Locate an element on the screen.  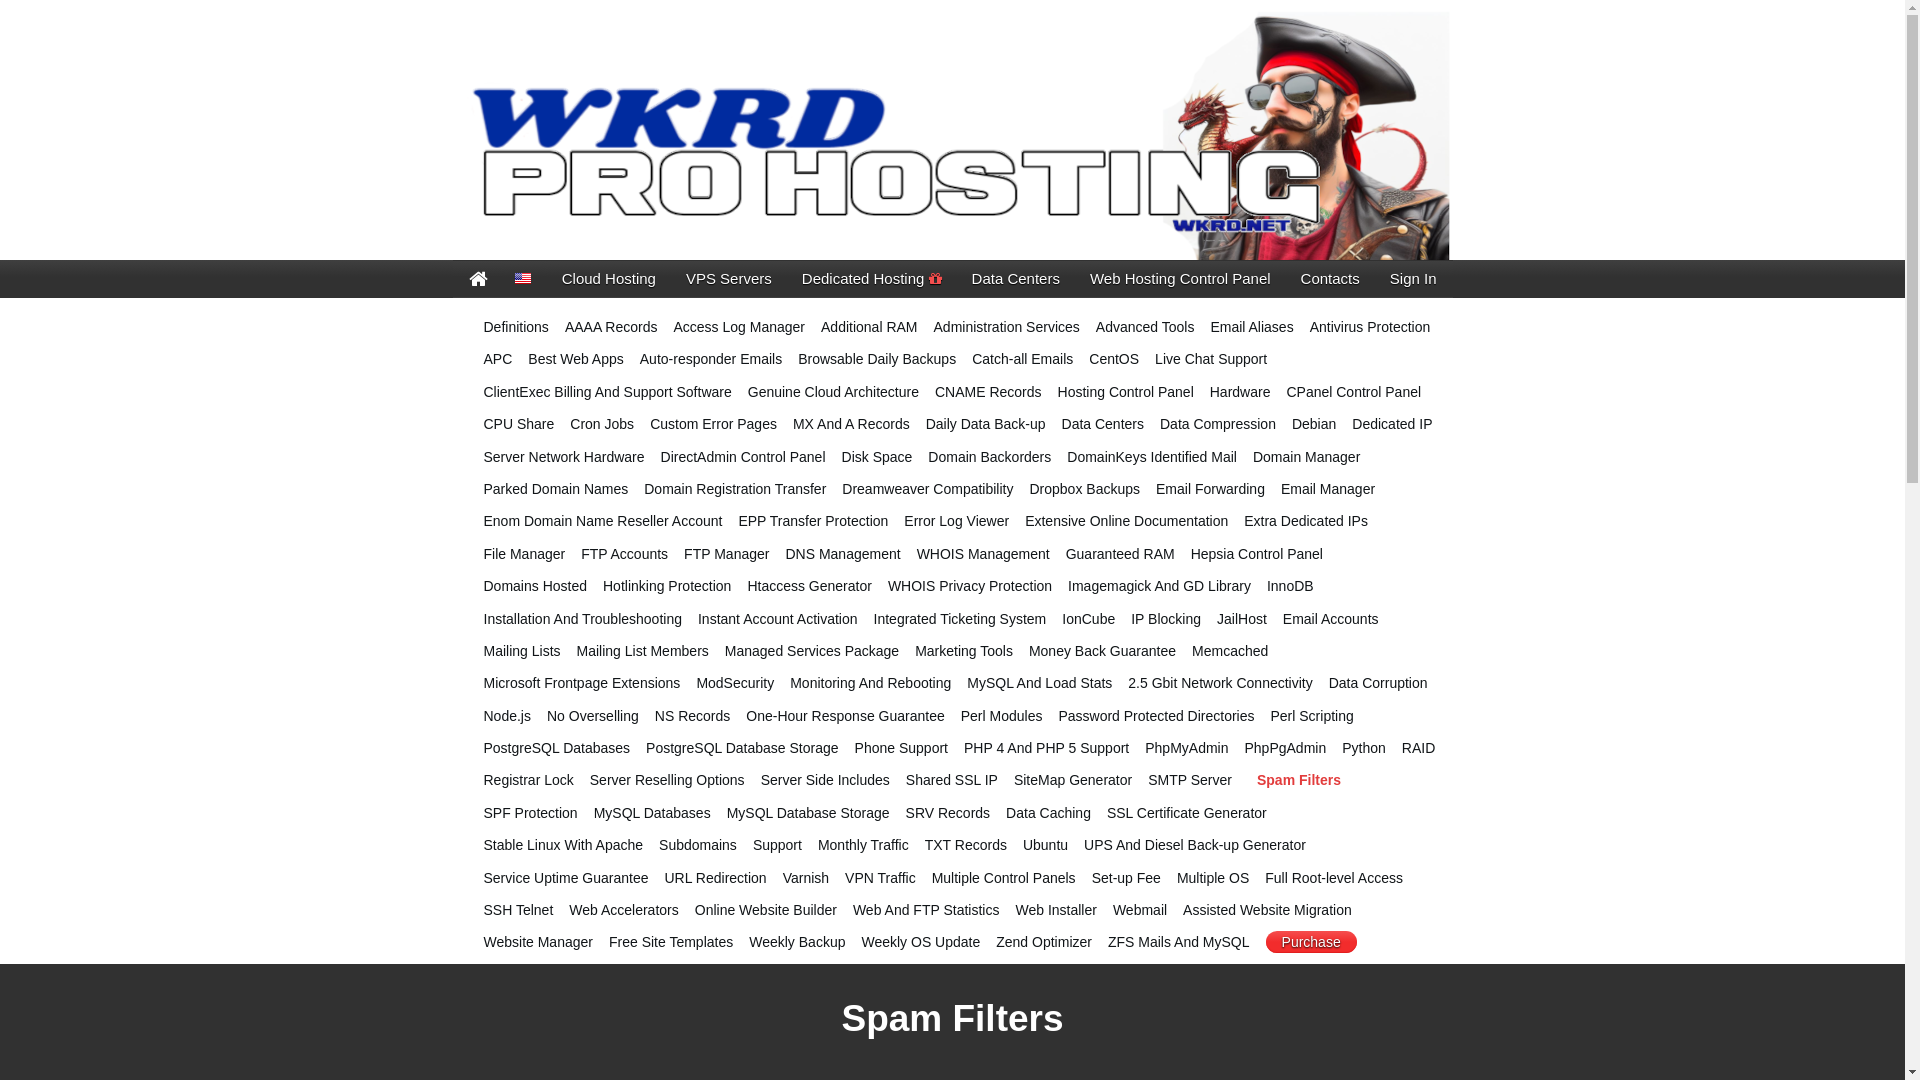
'CPanel Control Panel' is located at coordinates (1353, 392).